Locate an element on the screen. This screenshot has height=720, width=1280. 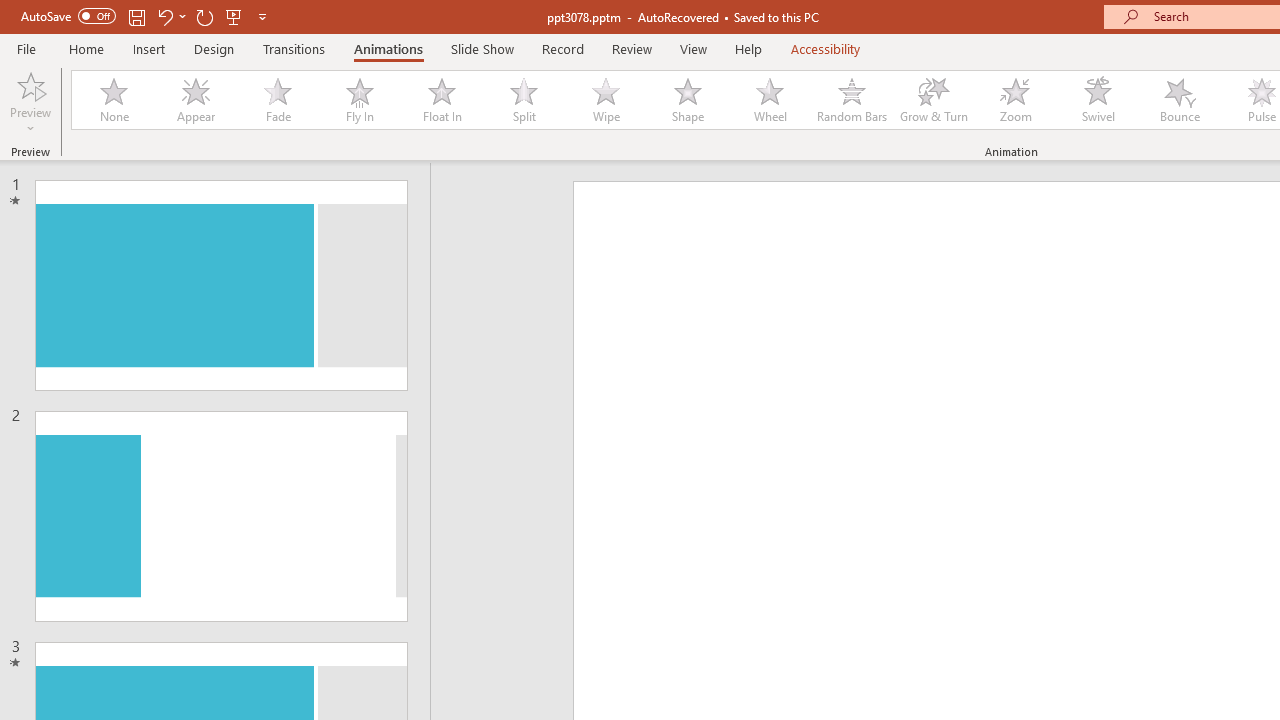
'Fly In' is located at coordinates (359, 100).